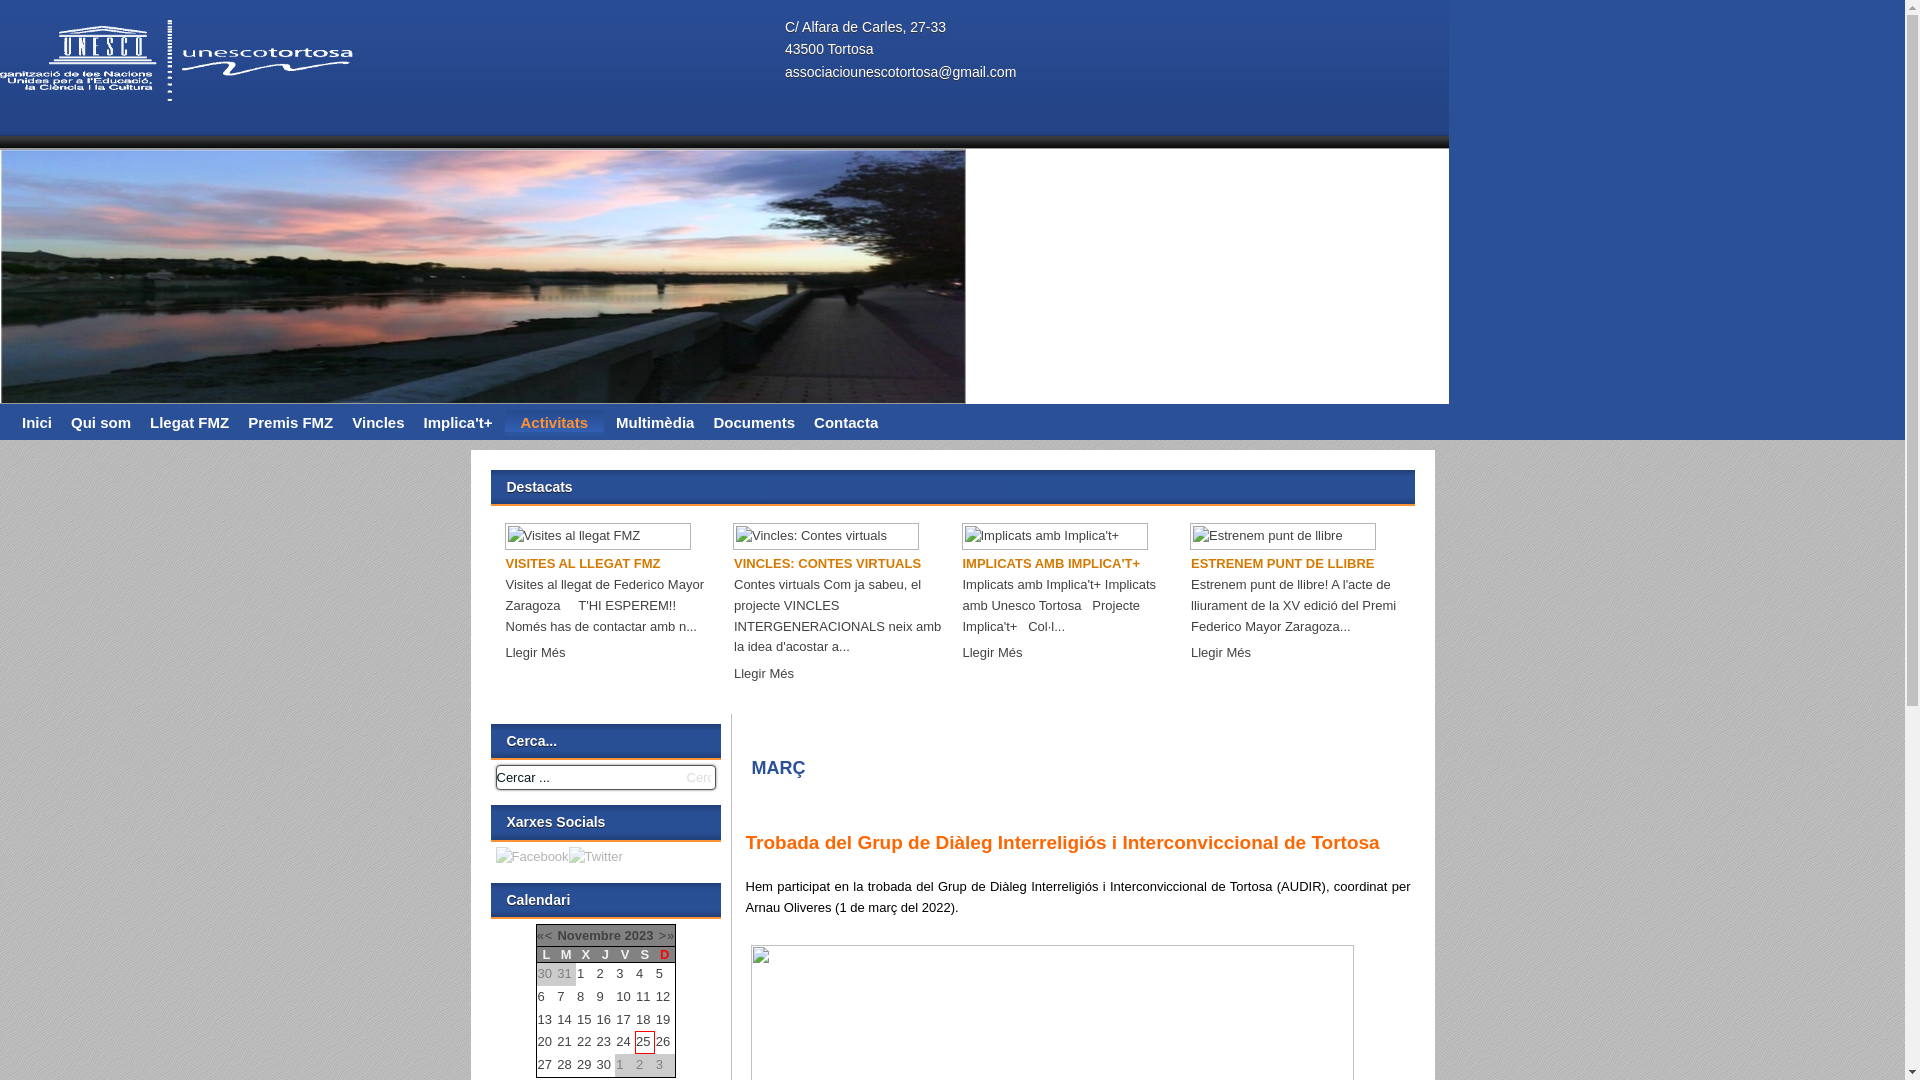  Describe the element at coordinates (582, 563) in the screenshot. I see `'VISITES AL LLEGAT FMZ'` at that location.